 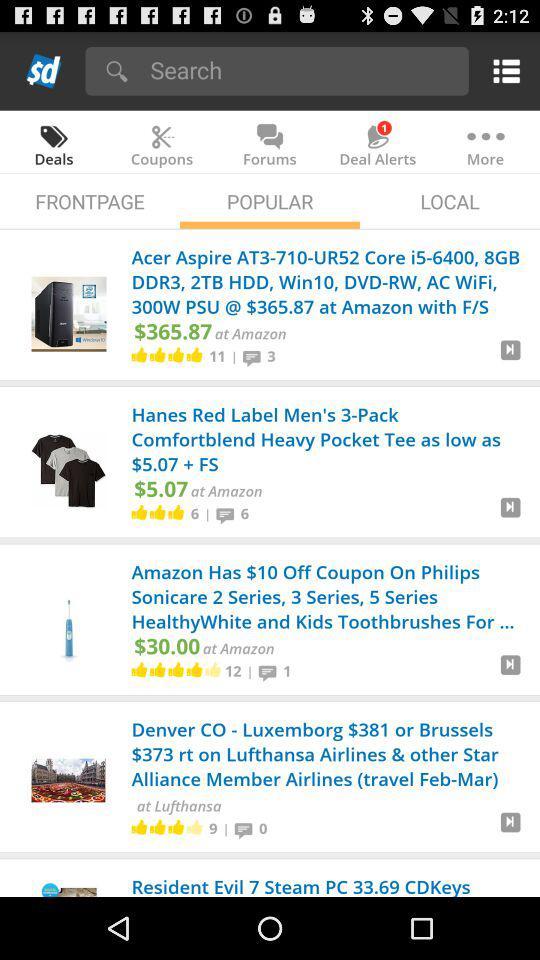 What do you see at coordinates (510, 830) in the screenshot?
I see `next option` at bounding box center [510, 830].